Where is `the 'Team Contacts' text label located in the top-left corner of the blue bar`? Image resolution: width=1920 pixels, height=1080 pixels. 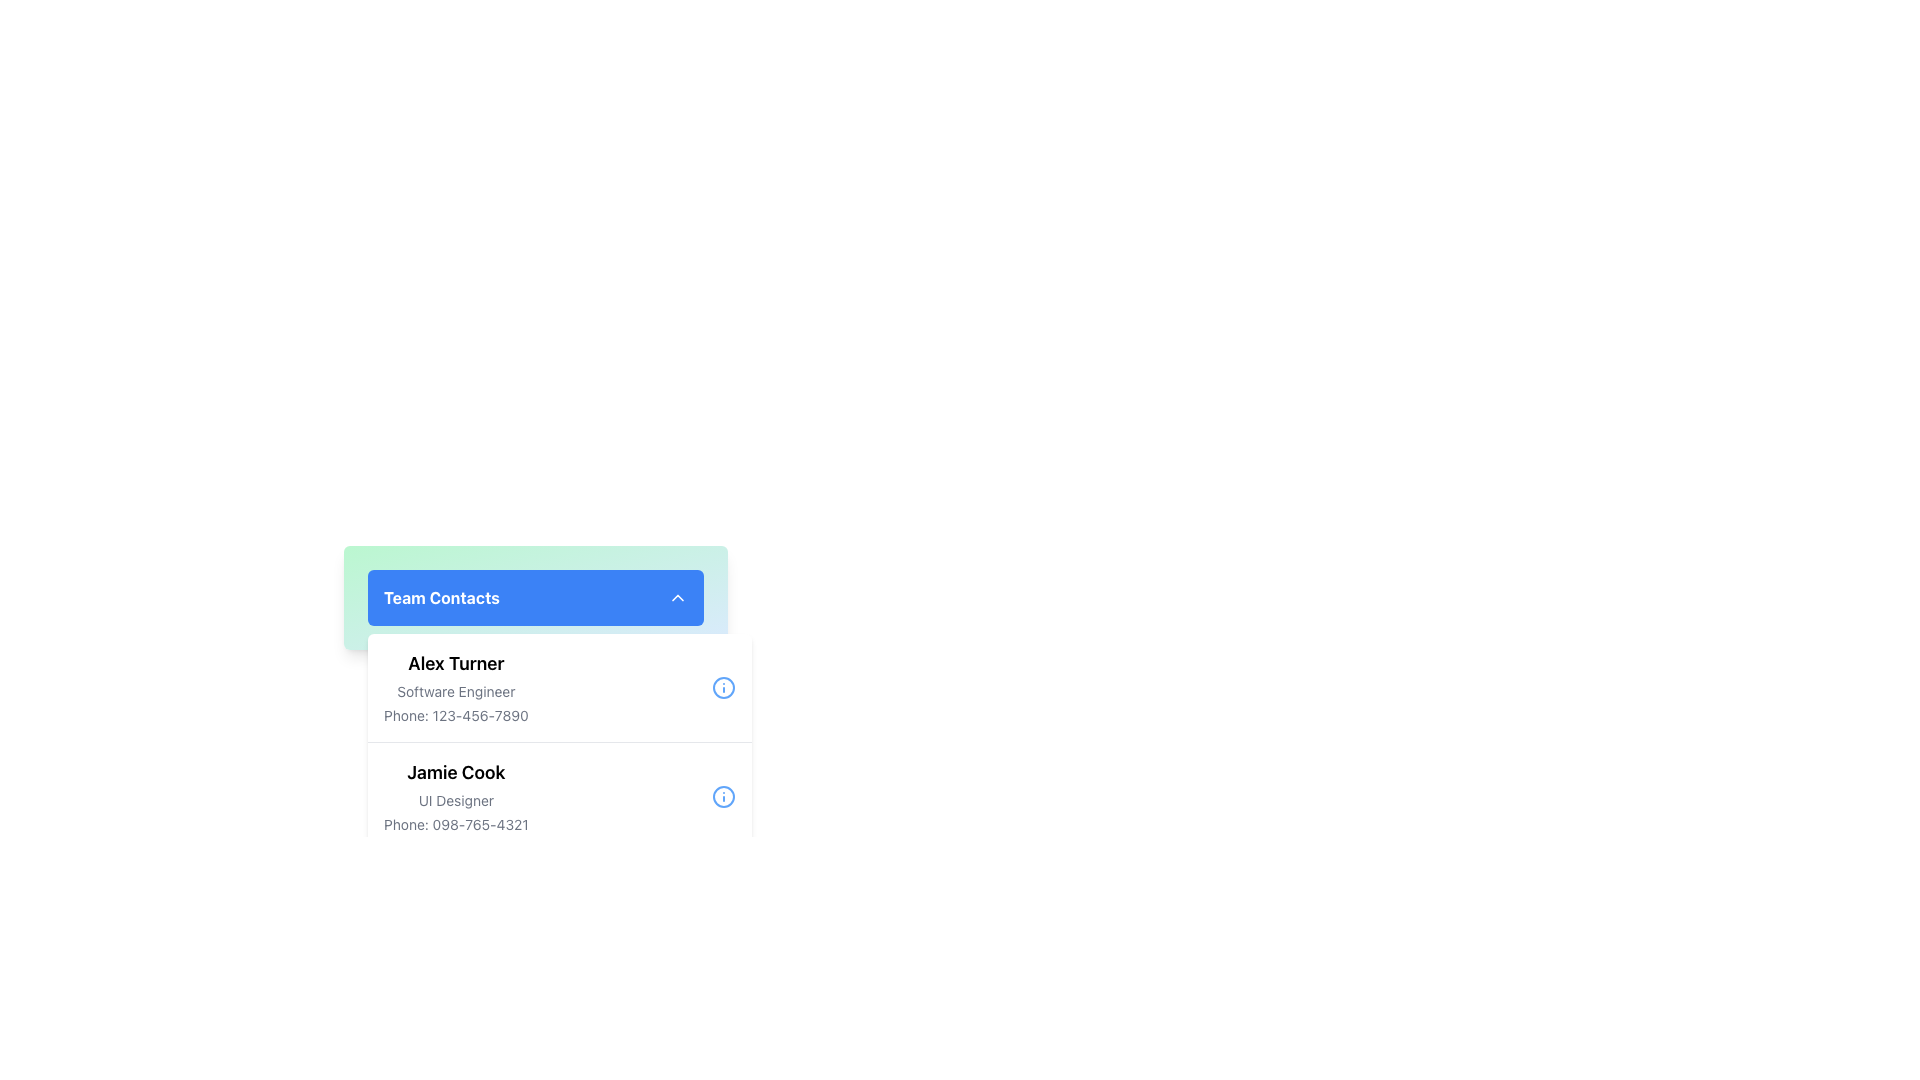
the 'Team Contacts' text label located in the top-left corner of the blue bar is located at coordinates (440, 596).